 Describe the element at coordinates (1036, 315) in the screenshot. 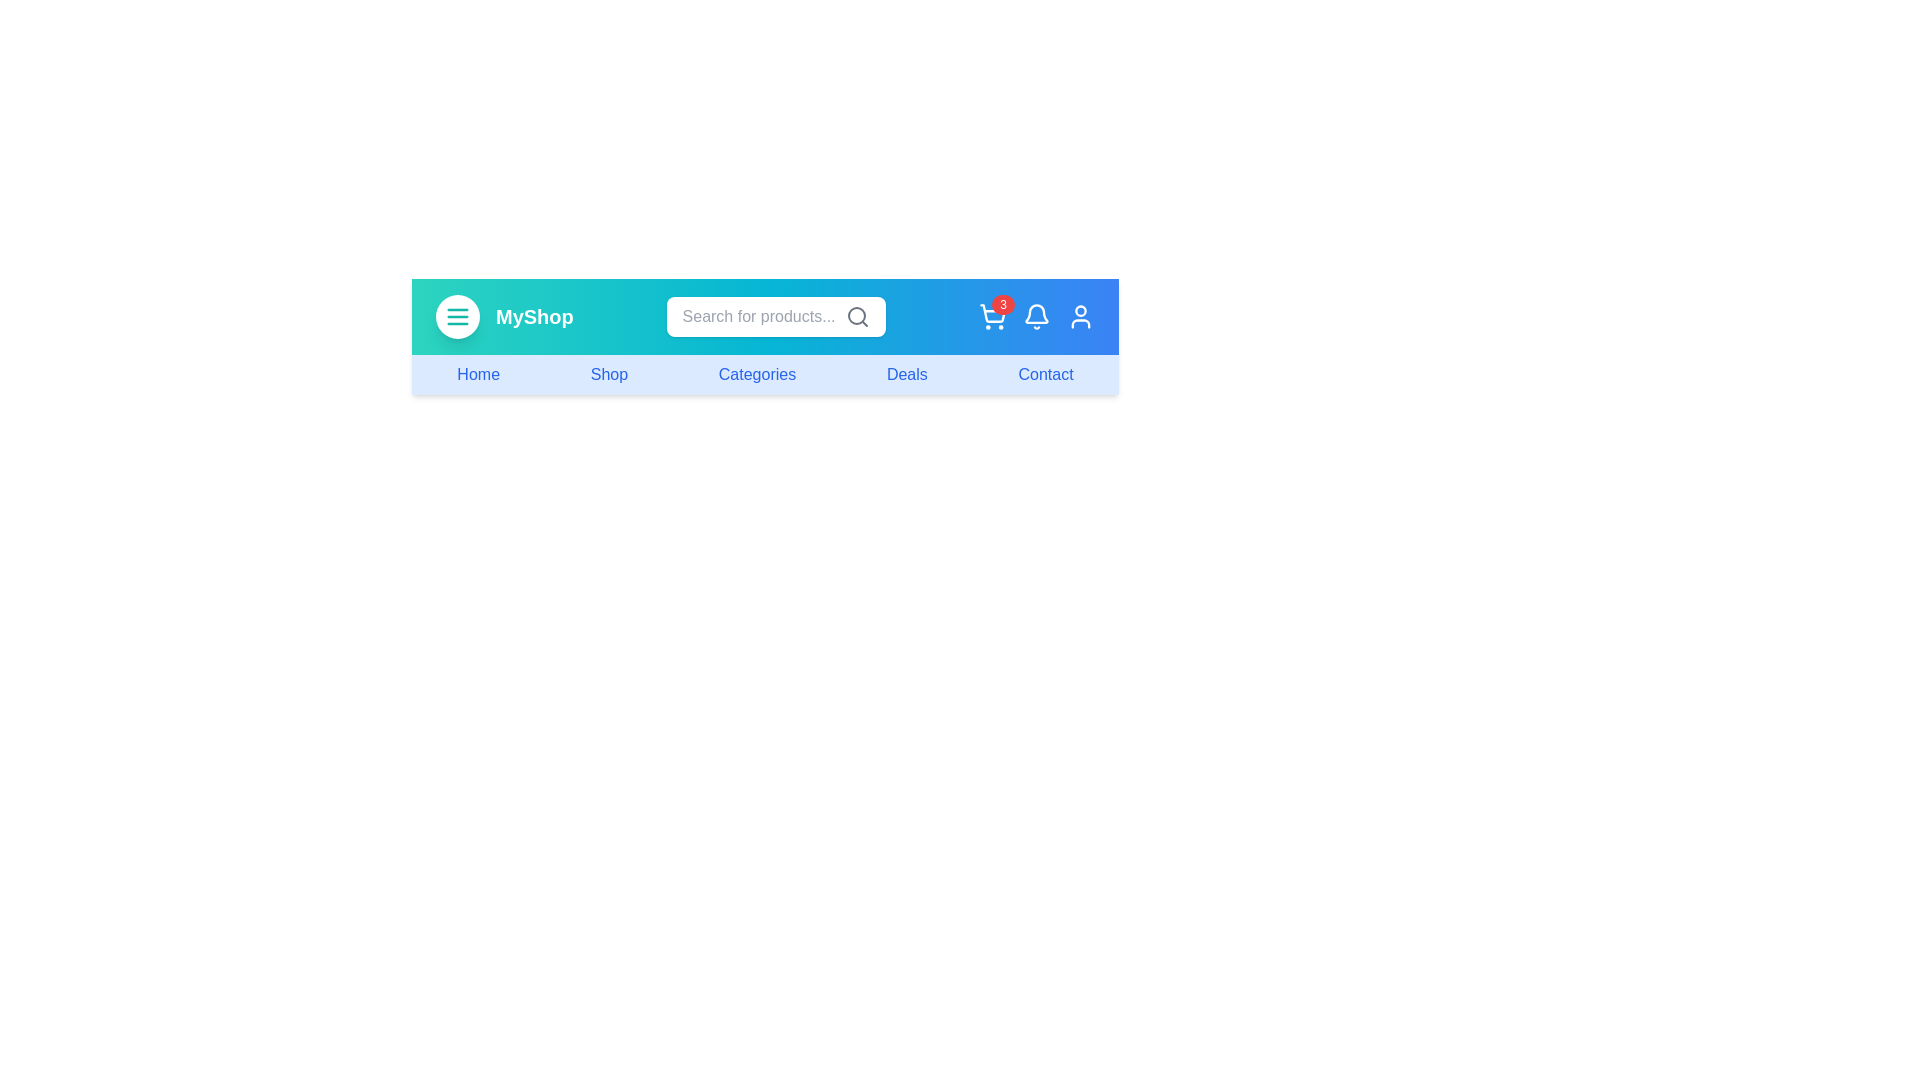

I see `the notification bell icon to view notifications` at that location.